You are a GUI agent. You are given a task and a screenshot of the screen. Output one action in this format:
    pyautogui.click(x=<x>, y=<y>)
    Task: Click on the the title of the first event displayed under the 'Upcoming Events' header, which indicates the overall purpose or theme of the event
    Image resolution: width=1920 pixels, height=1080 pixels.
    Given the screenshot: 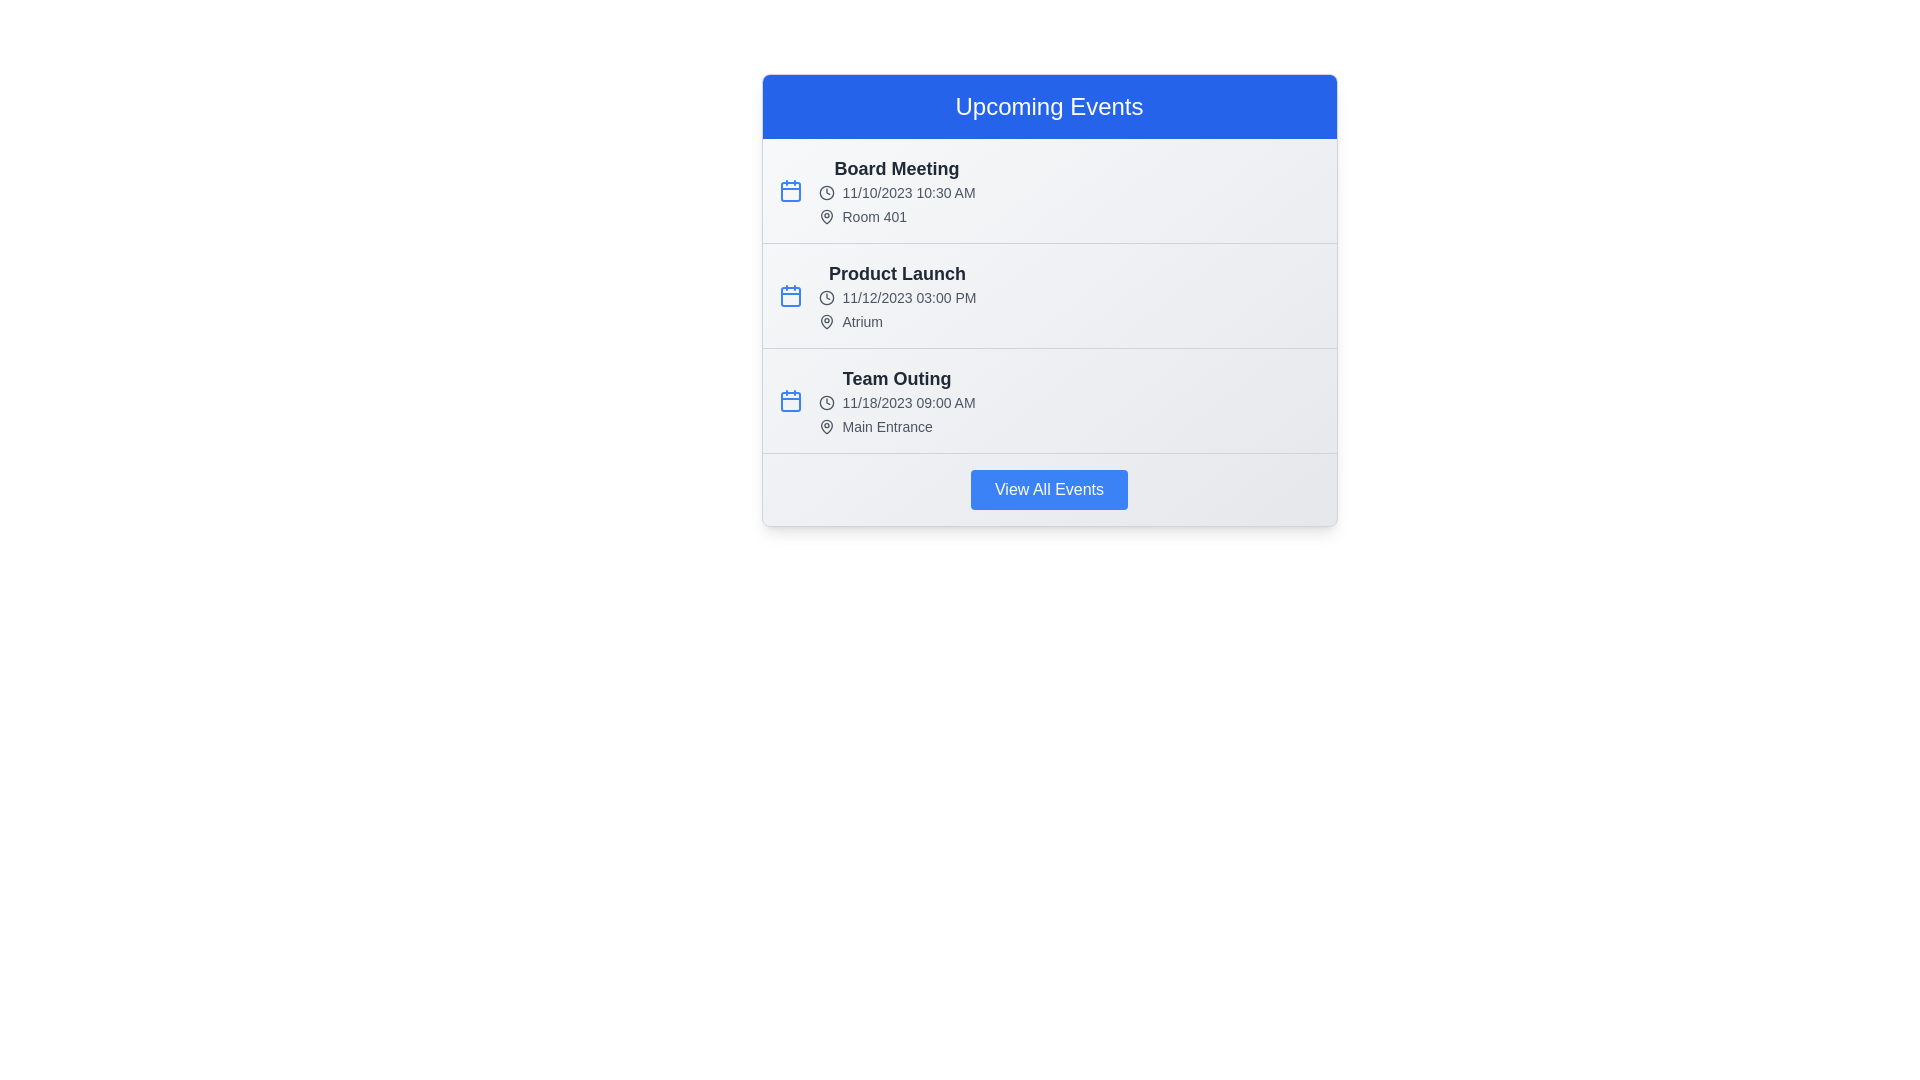 What is the action you would take?
    pyautogui.click(x=896, y=168)
    